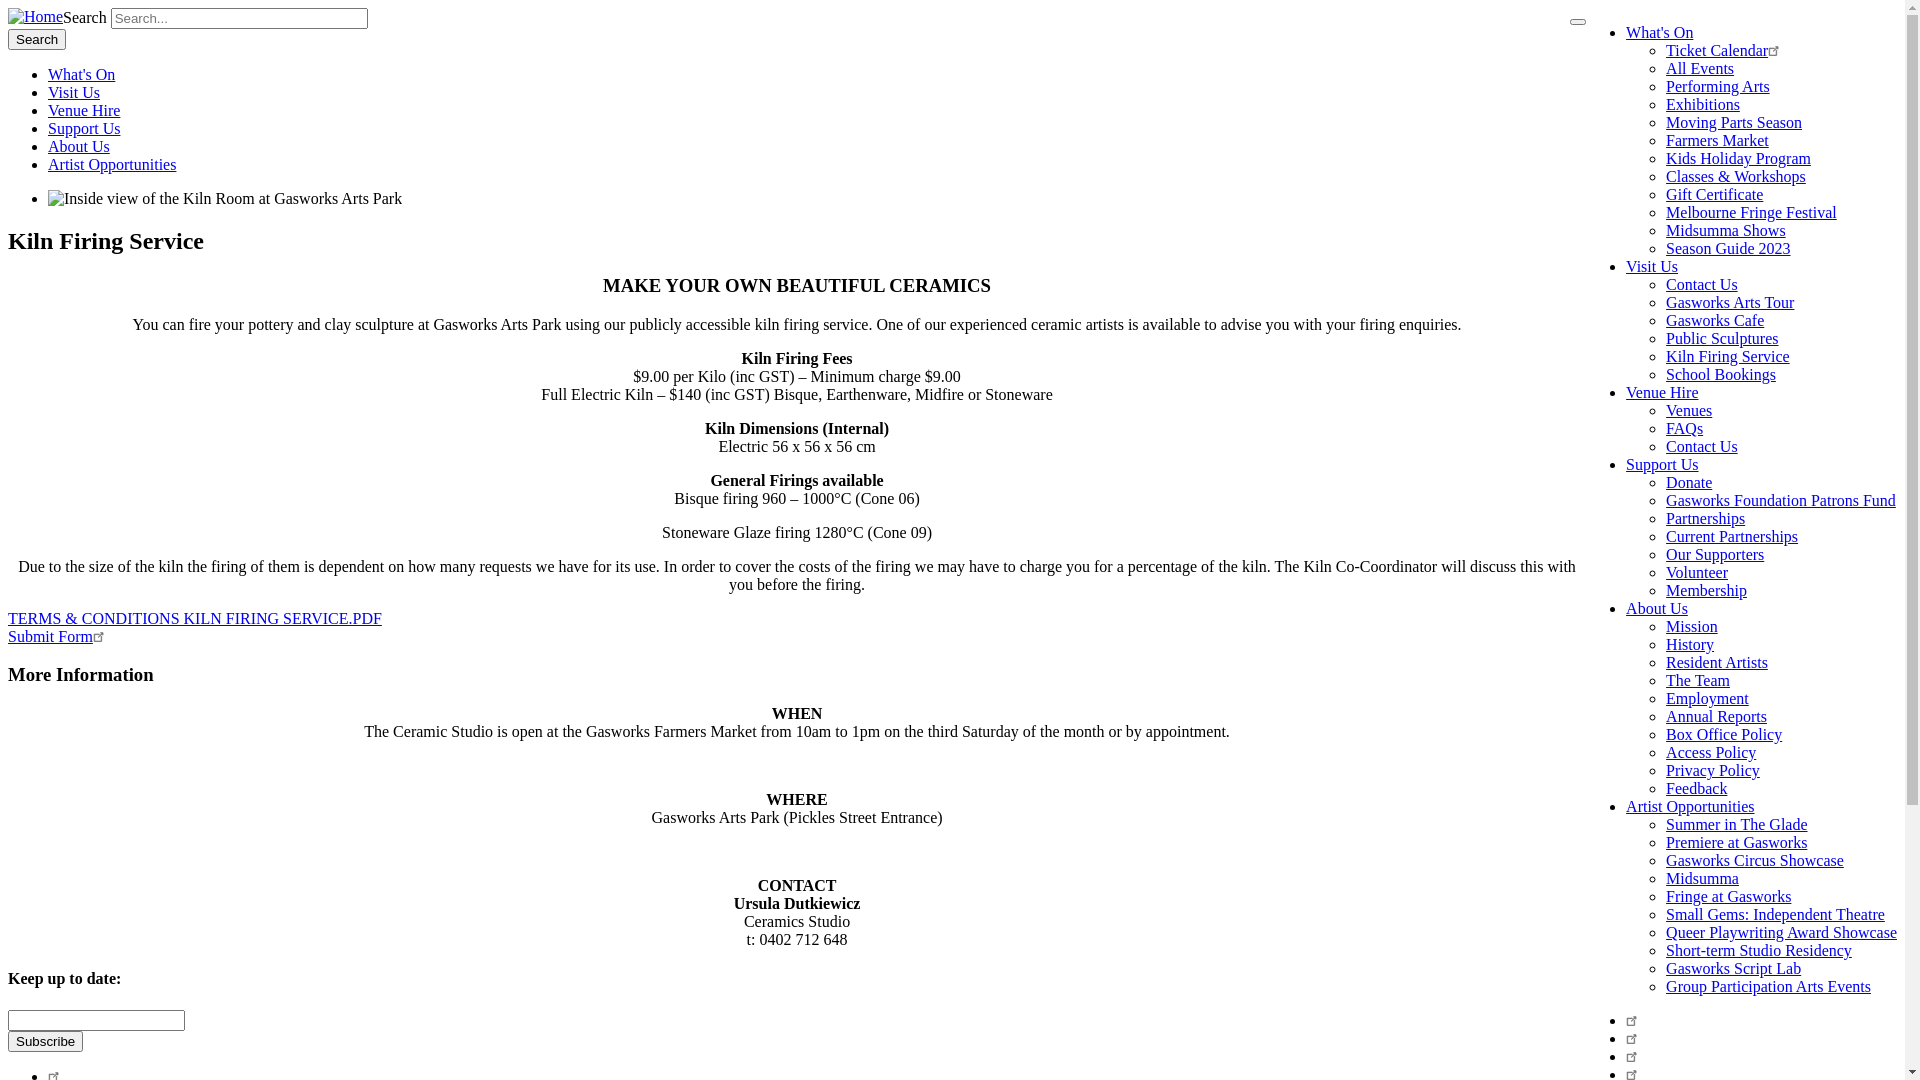 Image resolution: width=1920 pixels, height=1080 pixels. Describe the element at coordinates (82, 110) in the screenshot. I see `'Venue Hire'` at that location.